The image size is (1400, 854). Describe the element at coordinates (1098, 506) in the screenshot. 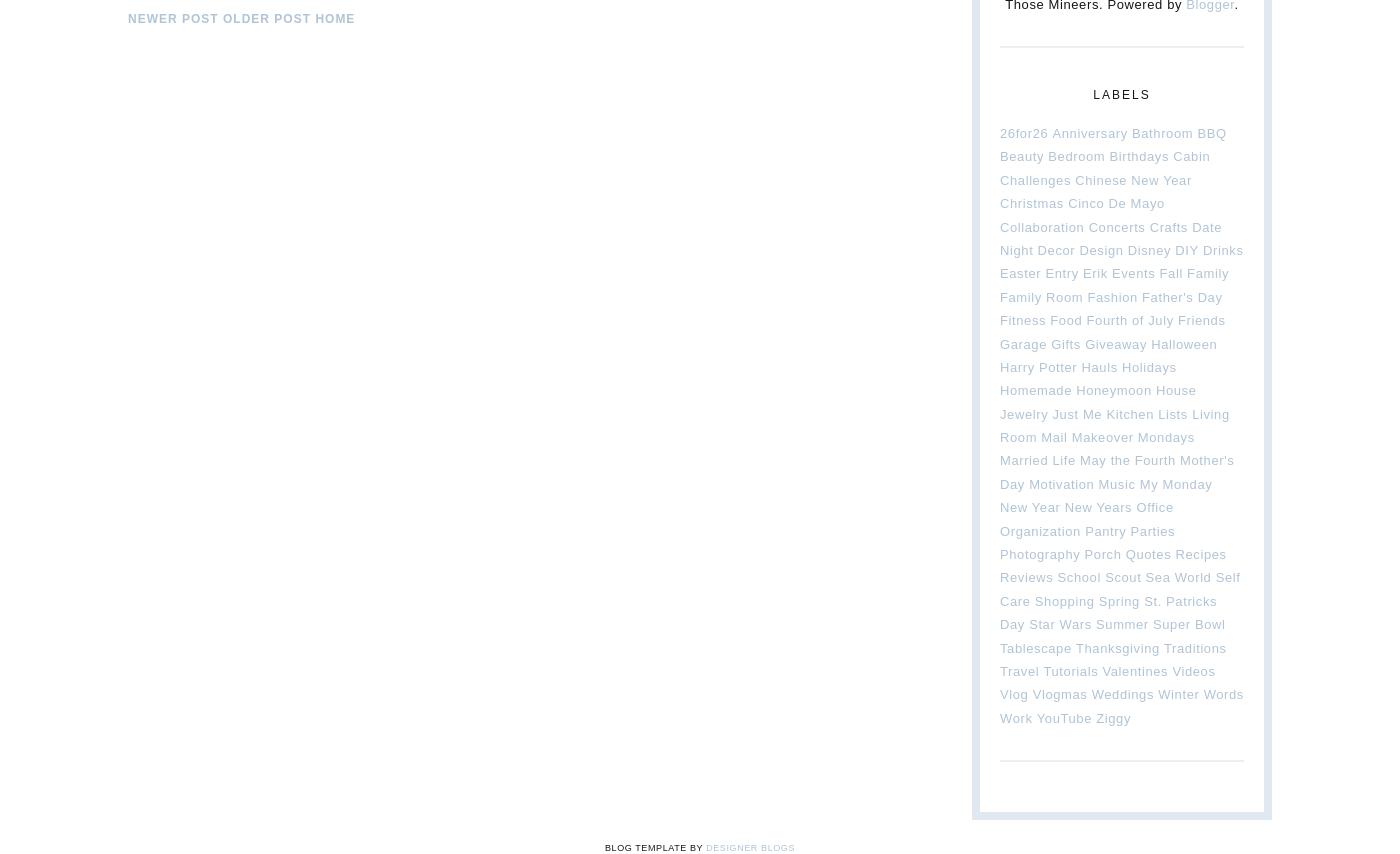

I see `'New Years'` at that location.